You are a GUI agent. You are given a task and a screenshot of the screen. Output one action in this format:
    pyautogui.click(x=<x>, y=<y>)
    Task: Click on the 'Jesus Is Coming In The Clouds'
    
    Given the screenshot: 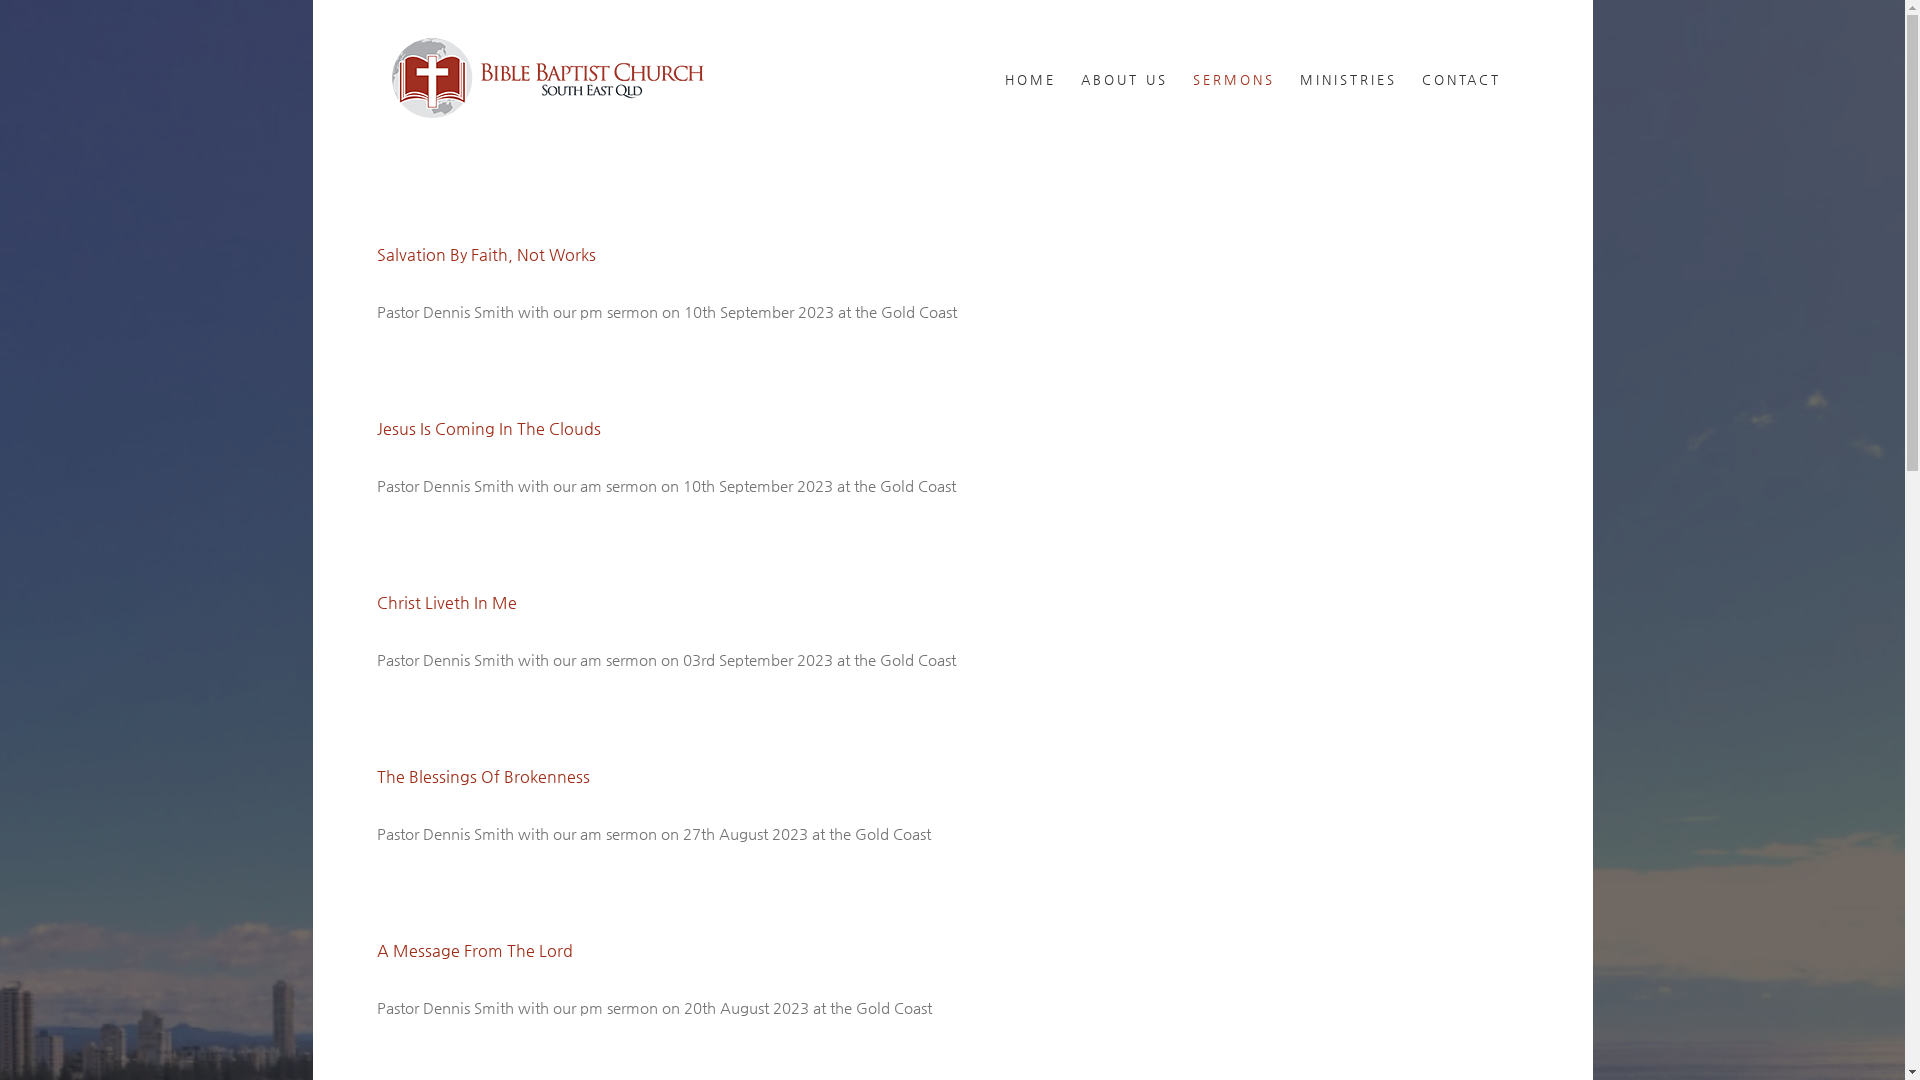 What is the action you would take?
    pyautogui.click(x=488, y=427)
    